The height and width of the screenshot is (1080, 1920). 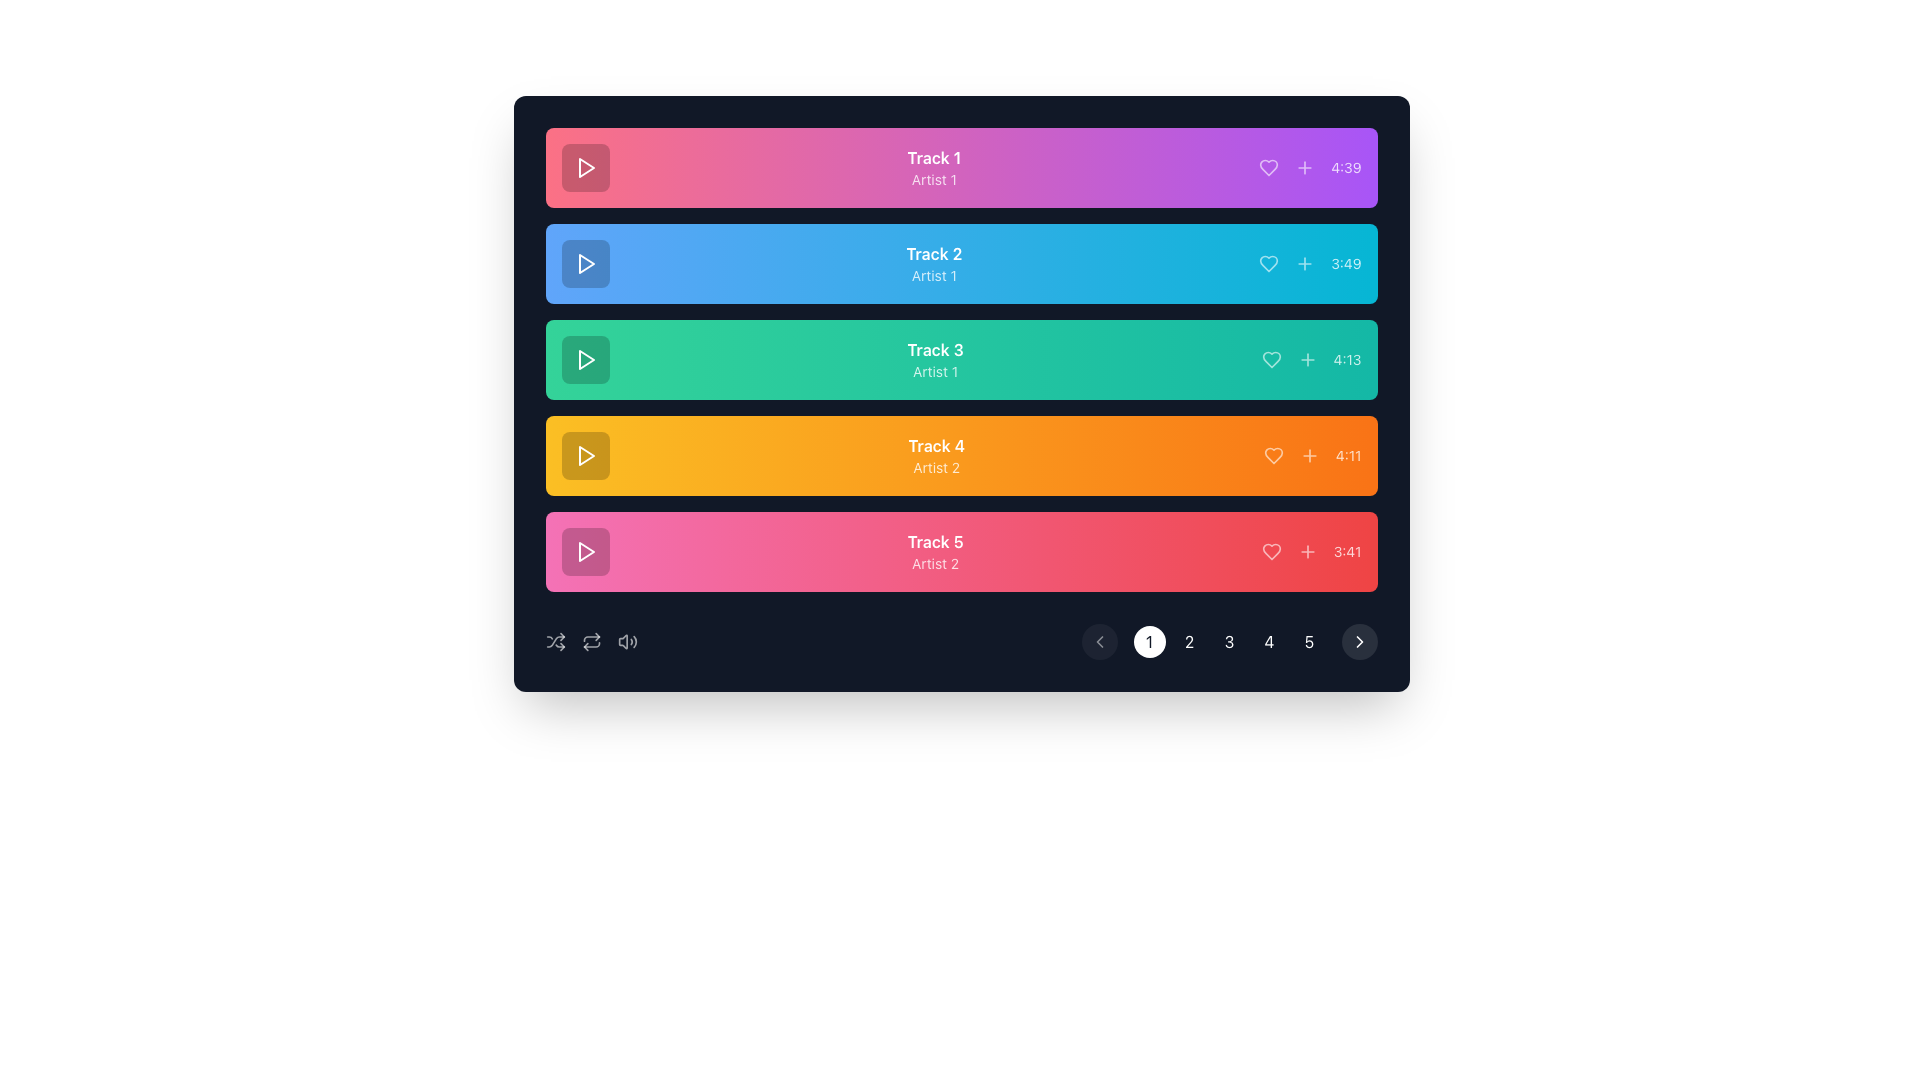 I want to click on the small square button with a white '+' symbol on a red background, located at the far right side of the fifth list item labeled 'Track 5 Artist 2', so click(x=1307, y=551).